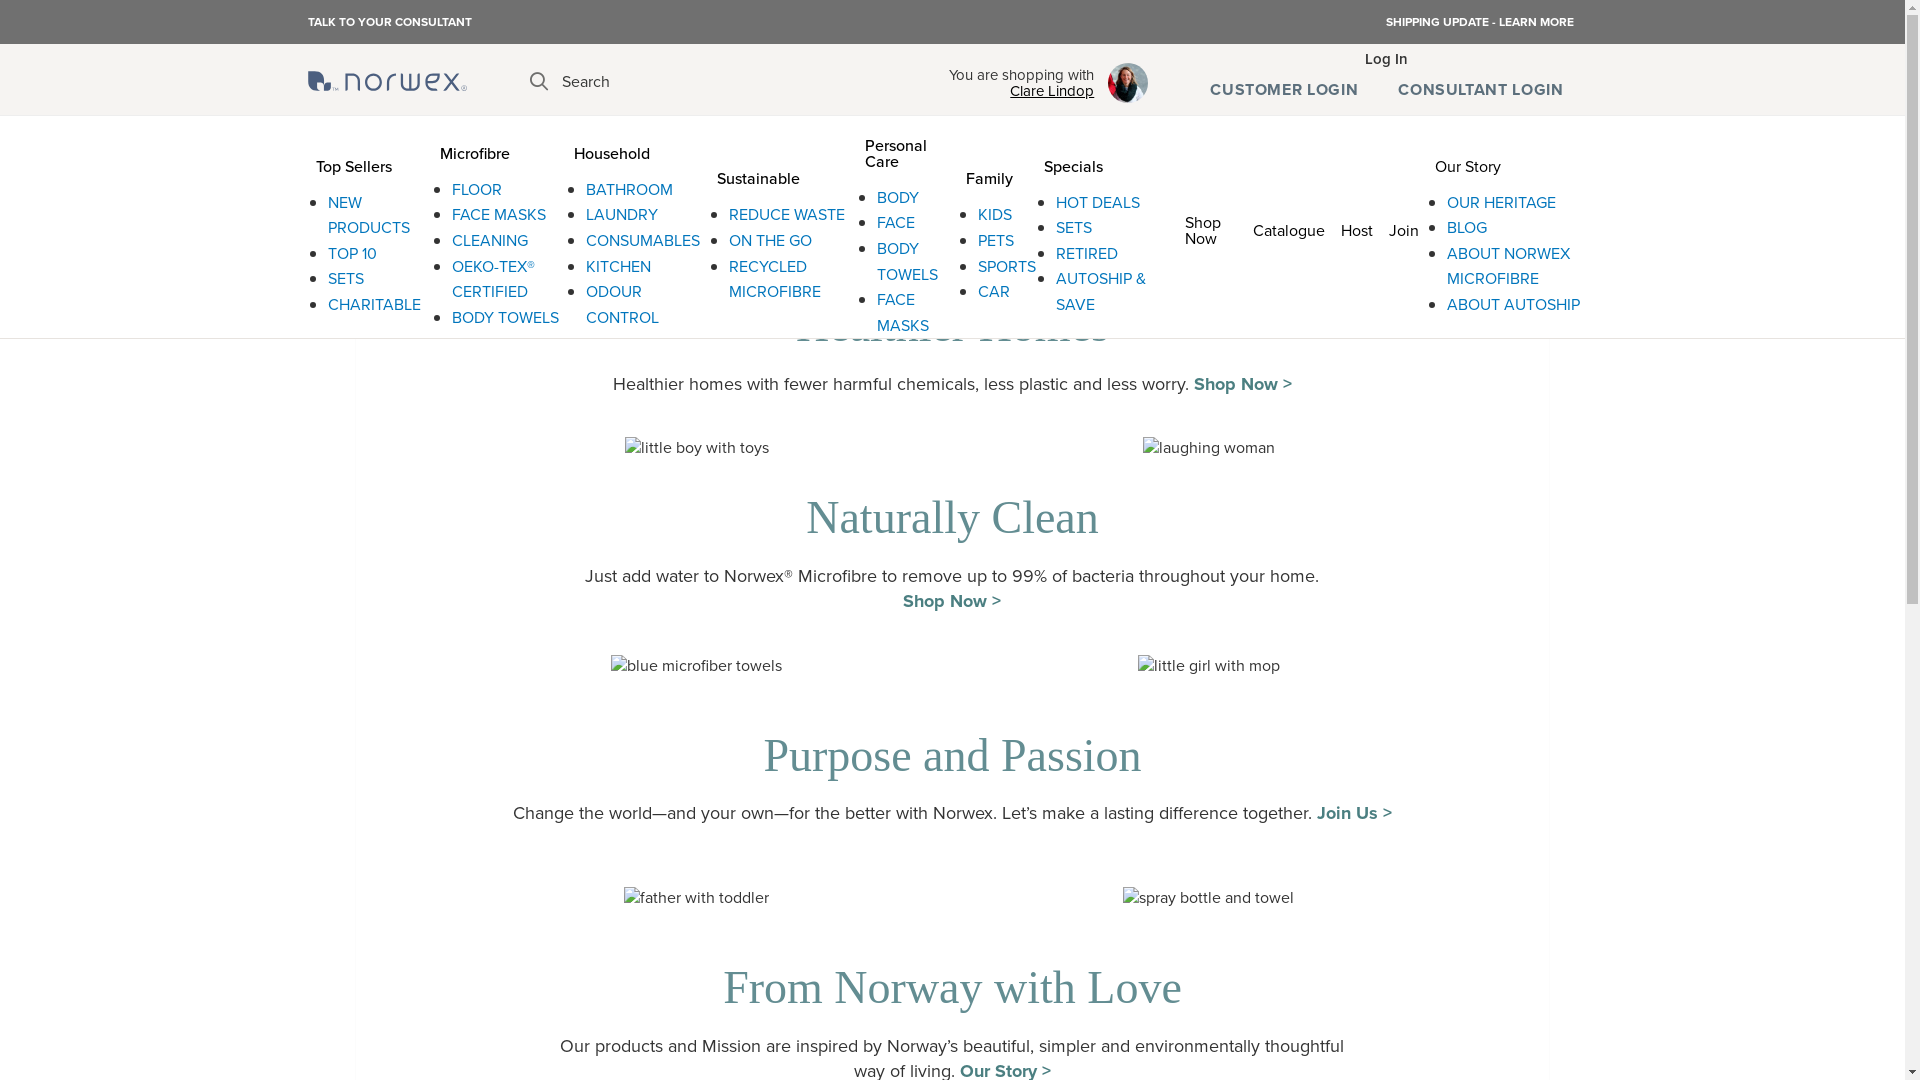 The height and width of the screenshot is (1080, 1920). What do you see at coordinates (906, 260) in the screenshot?
I see `'BODY TOWELS'` at bounding box center [906, 260].